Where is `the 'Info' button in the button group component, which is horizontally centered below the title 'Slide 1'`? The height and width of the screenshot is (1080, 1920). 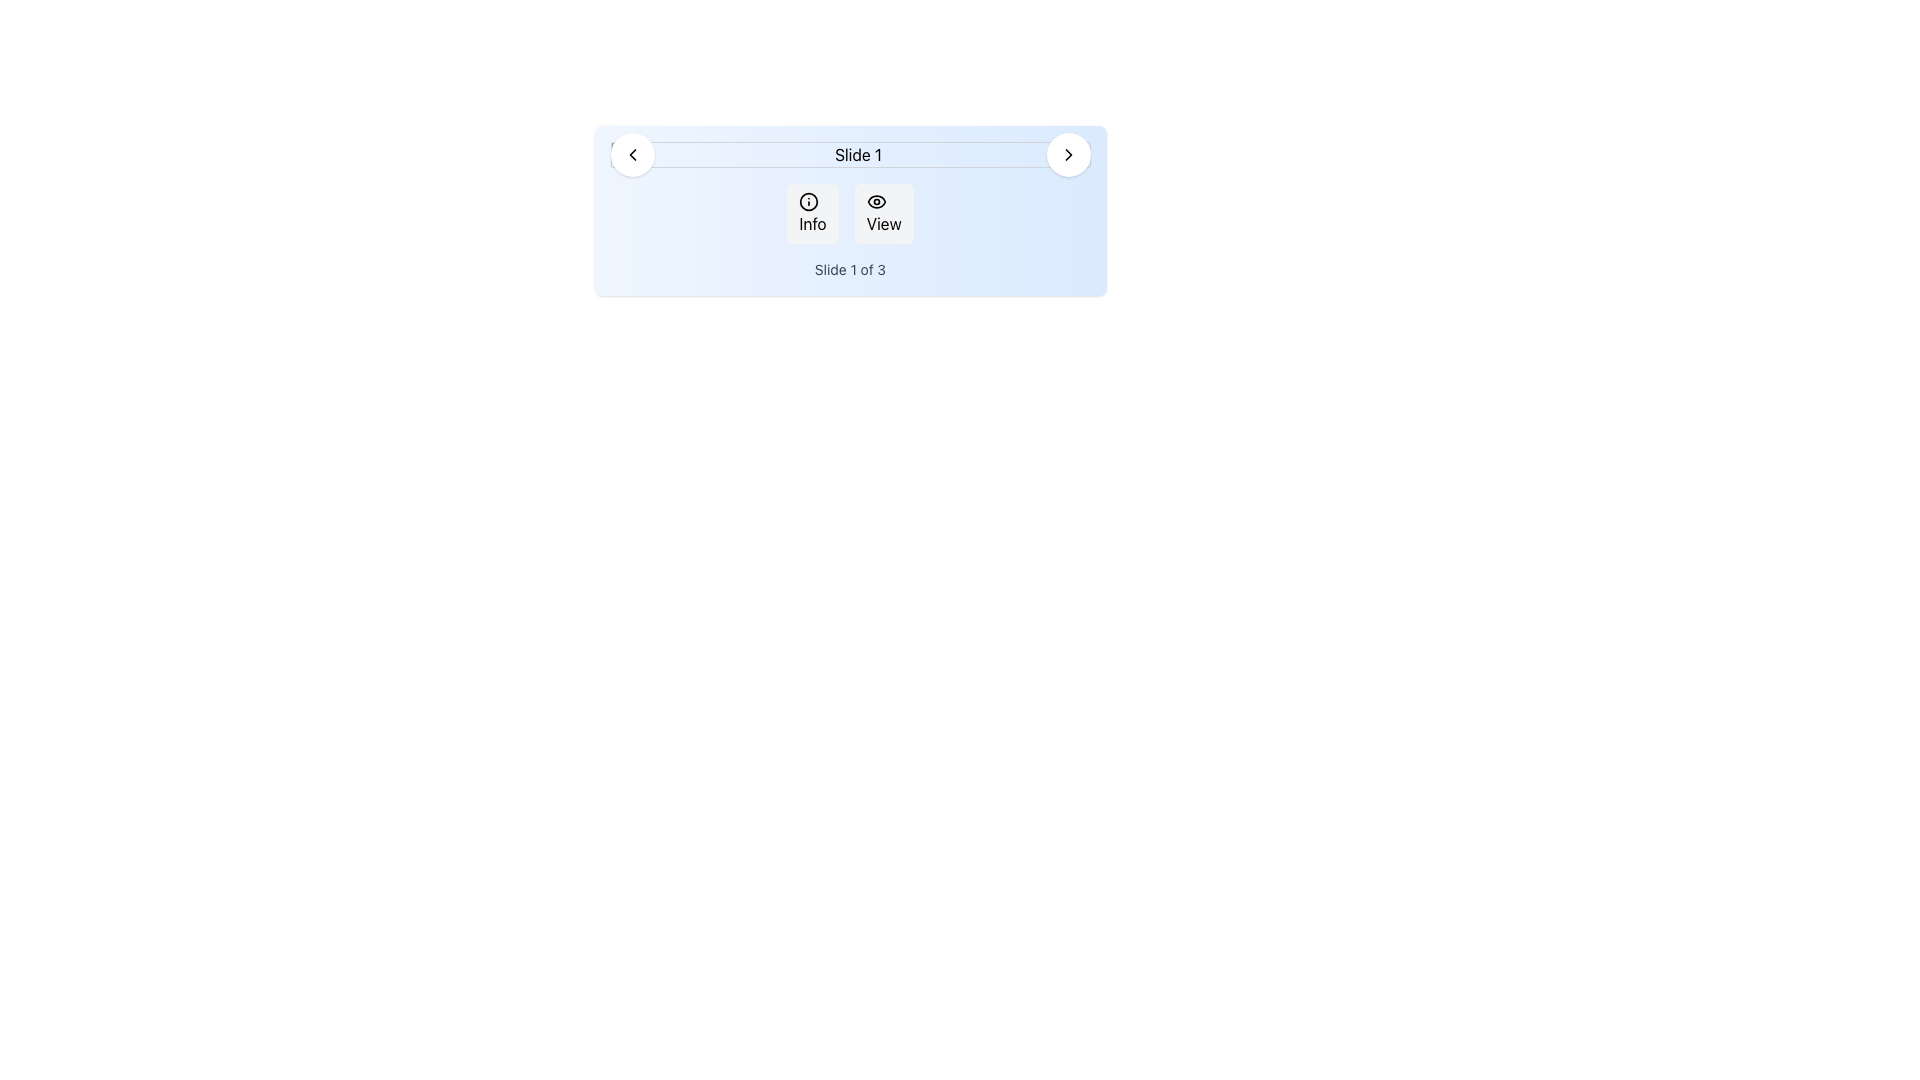 the 'Info' button in the button group component, which is horizontally centered below the title 'Slide 1' is located at coordinates (850, 213).